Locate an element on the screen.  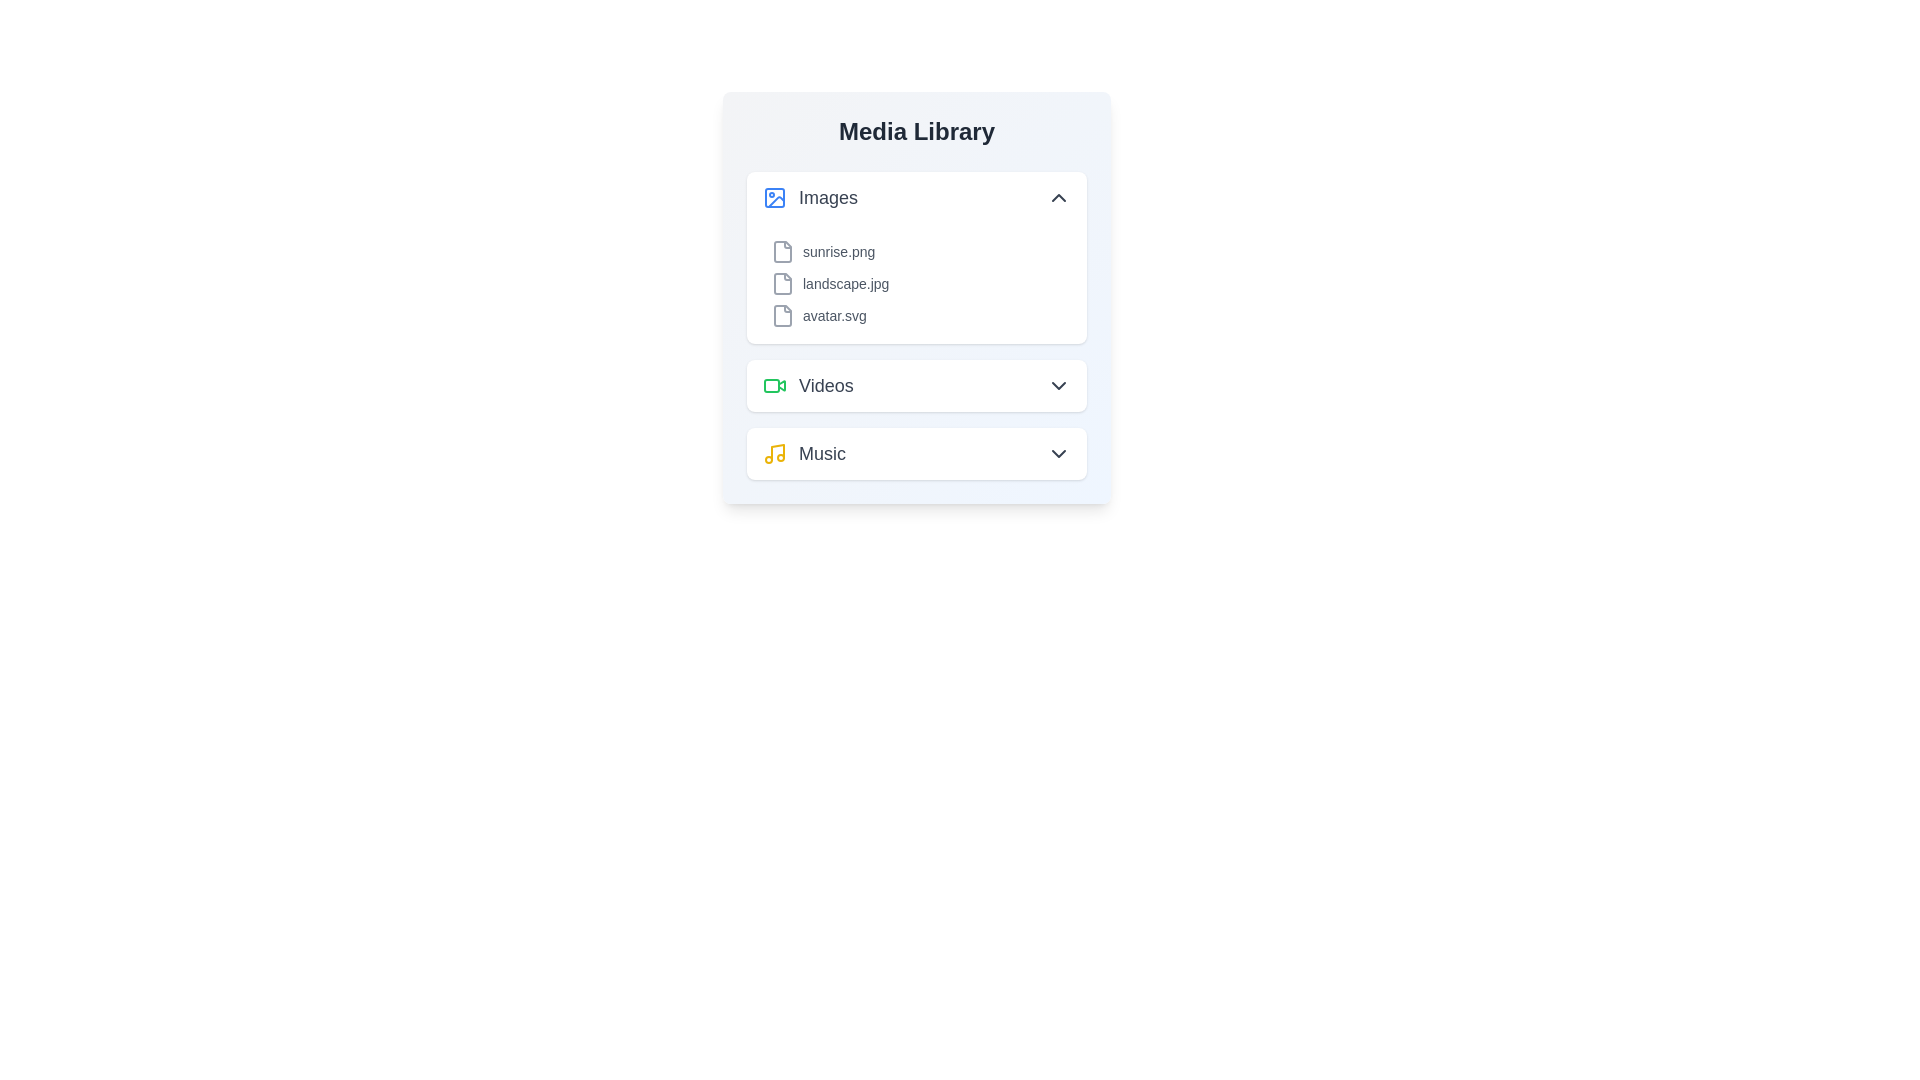
the 'Images' icon located on the left side of the 'Images' text label in the 'Media Library' section is located at coordinates (773, 197).